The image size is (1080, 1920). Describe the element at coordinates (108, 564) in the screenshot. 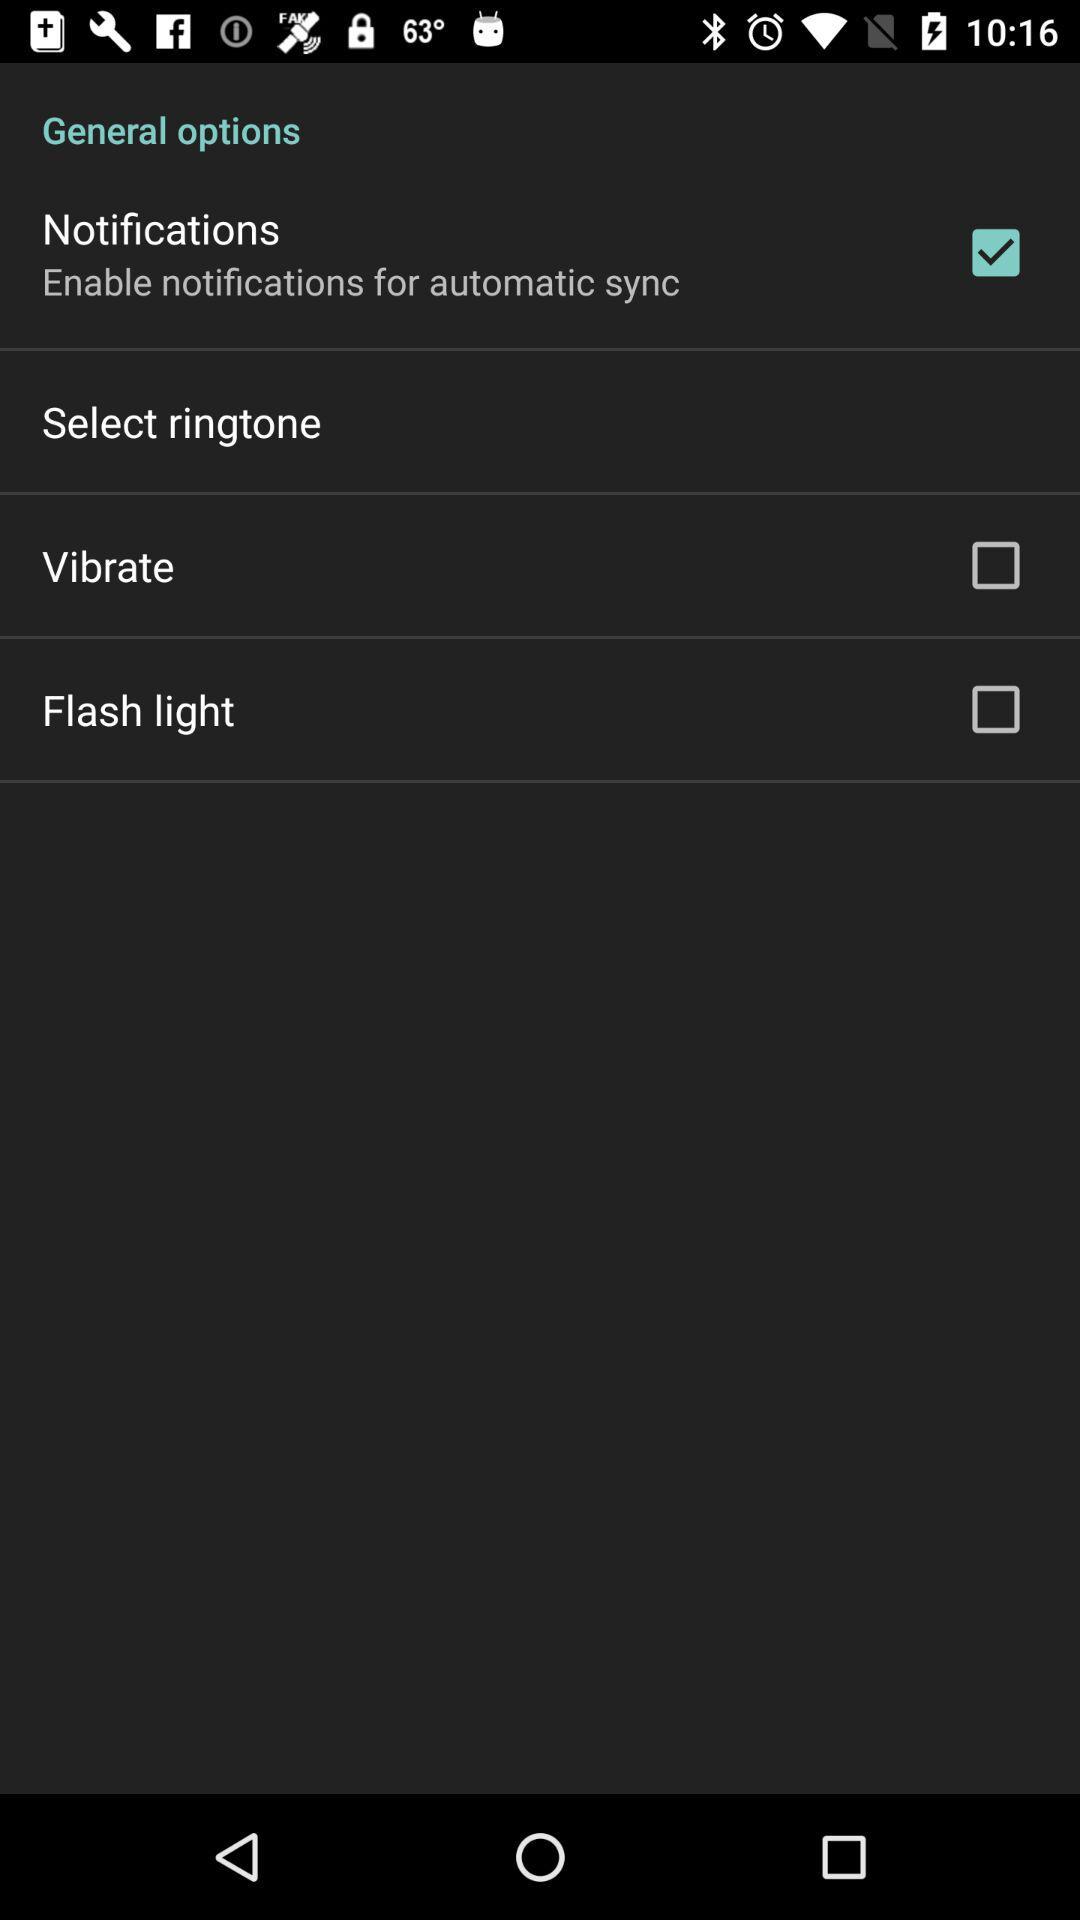

I see `vibrate item` at that location.